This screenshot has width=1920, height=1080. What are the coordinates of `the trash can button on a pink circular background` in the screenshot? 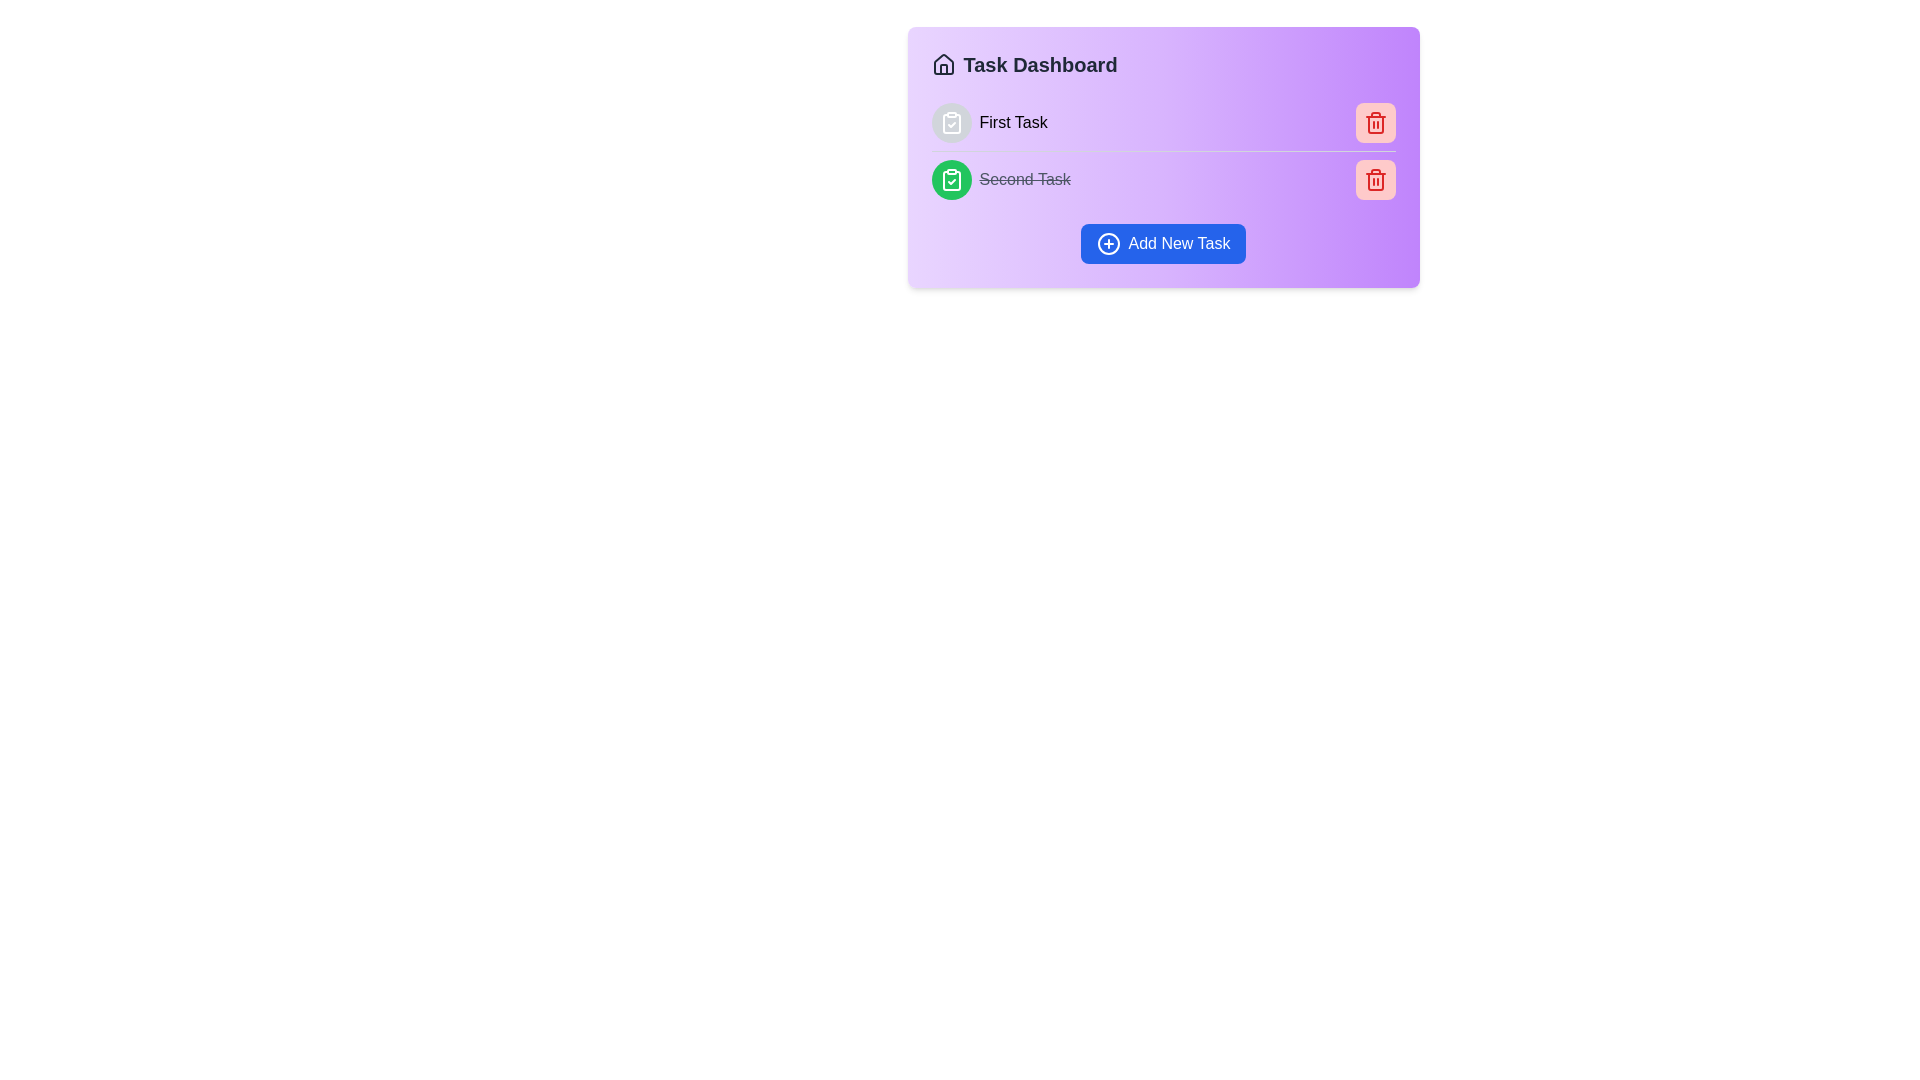 It's located at (1374, 181).